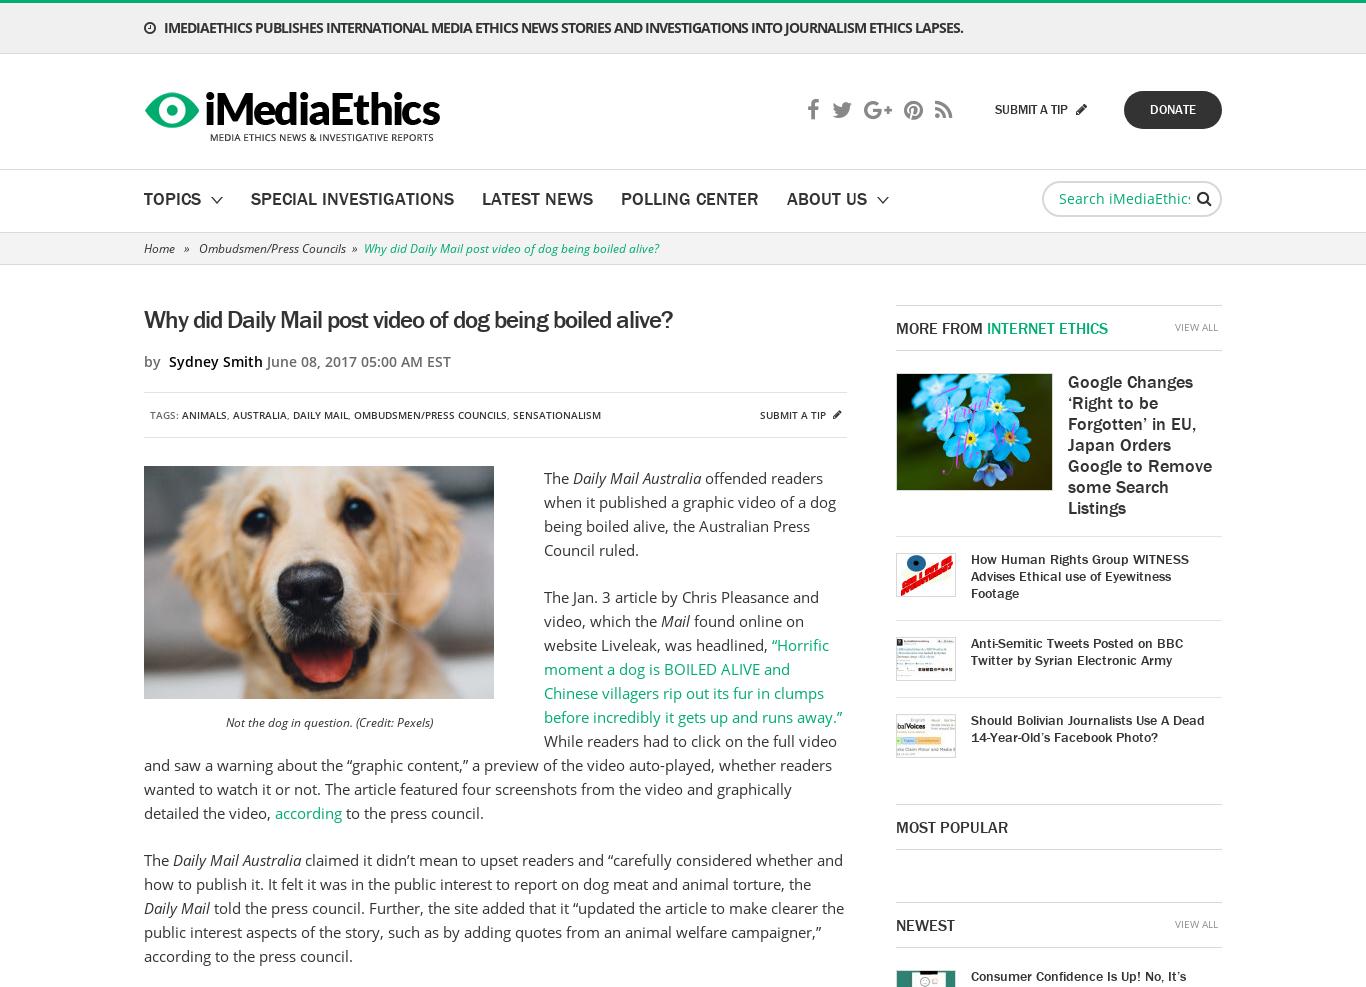 The height and width of the screenshot is (987, 1366). Describe the element at coordinates (155, 361) in the screenshot. I see `'by'` at that location.